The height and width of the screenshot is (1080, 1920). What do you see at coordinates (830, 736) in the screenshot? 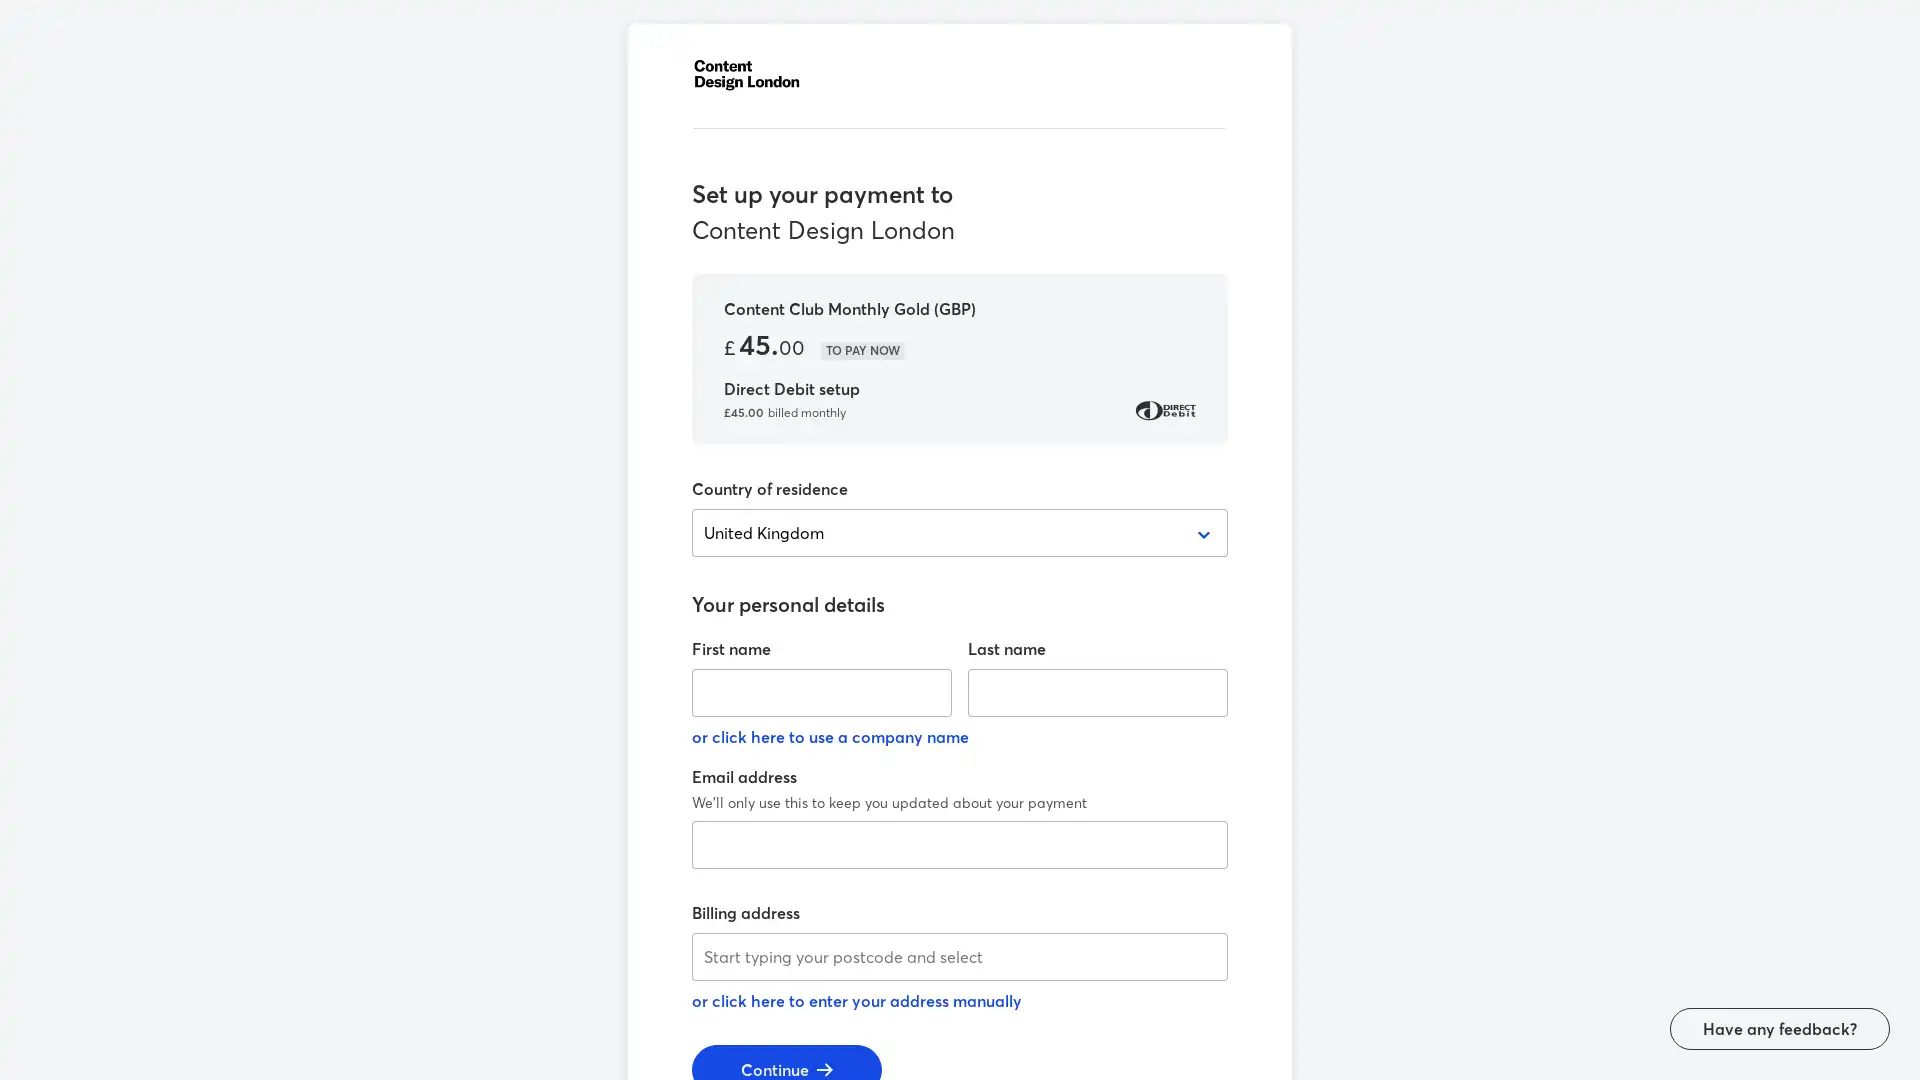
I see `or click here to use a company name` at bounding box center [830, 736].